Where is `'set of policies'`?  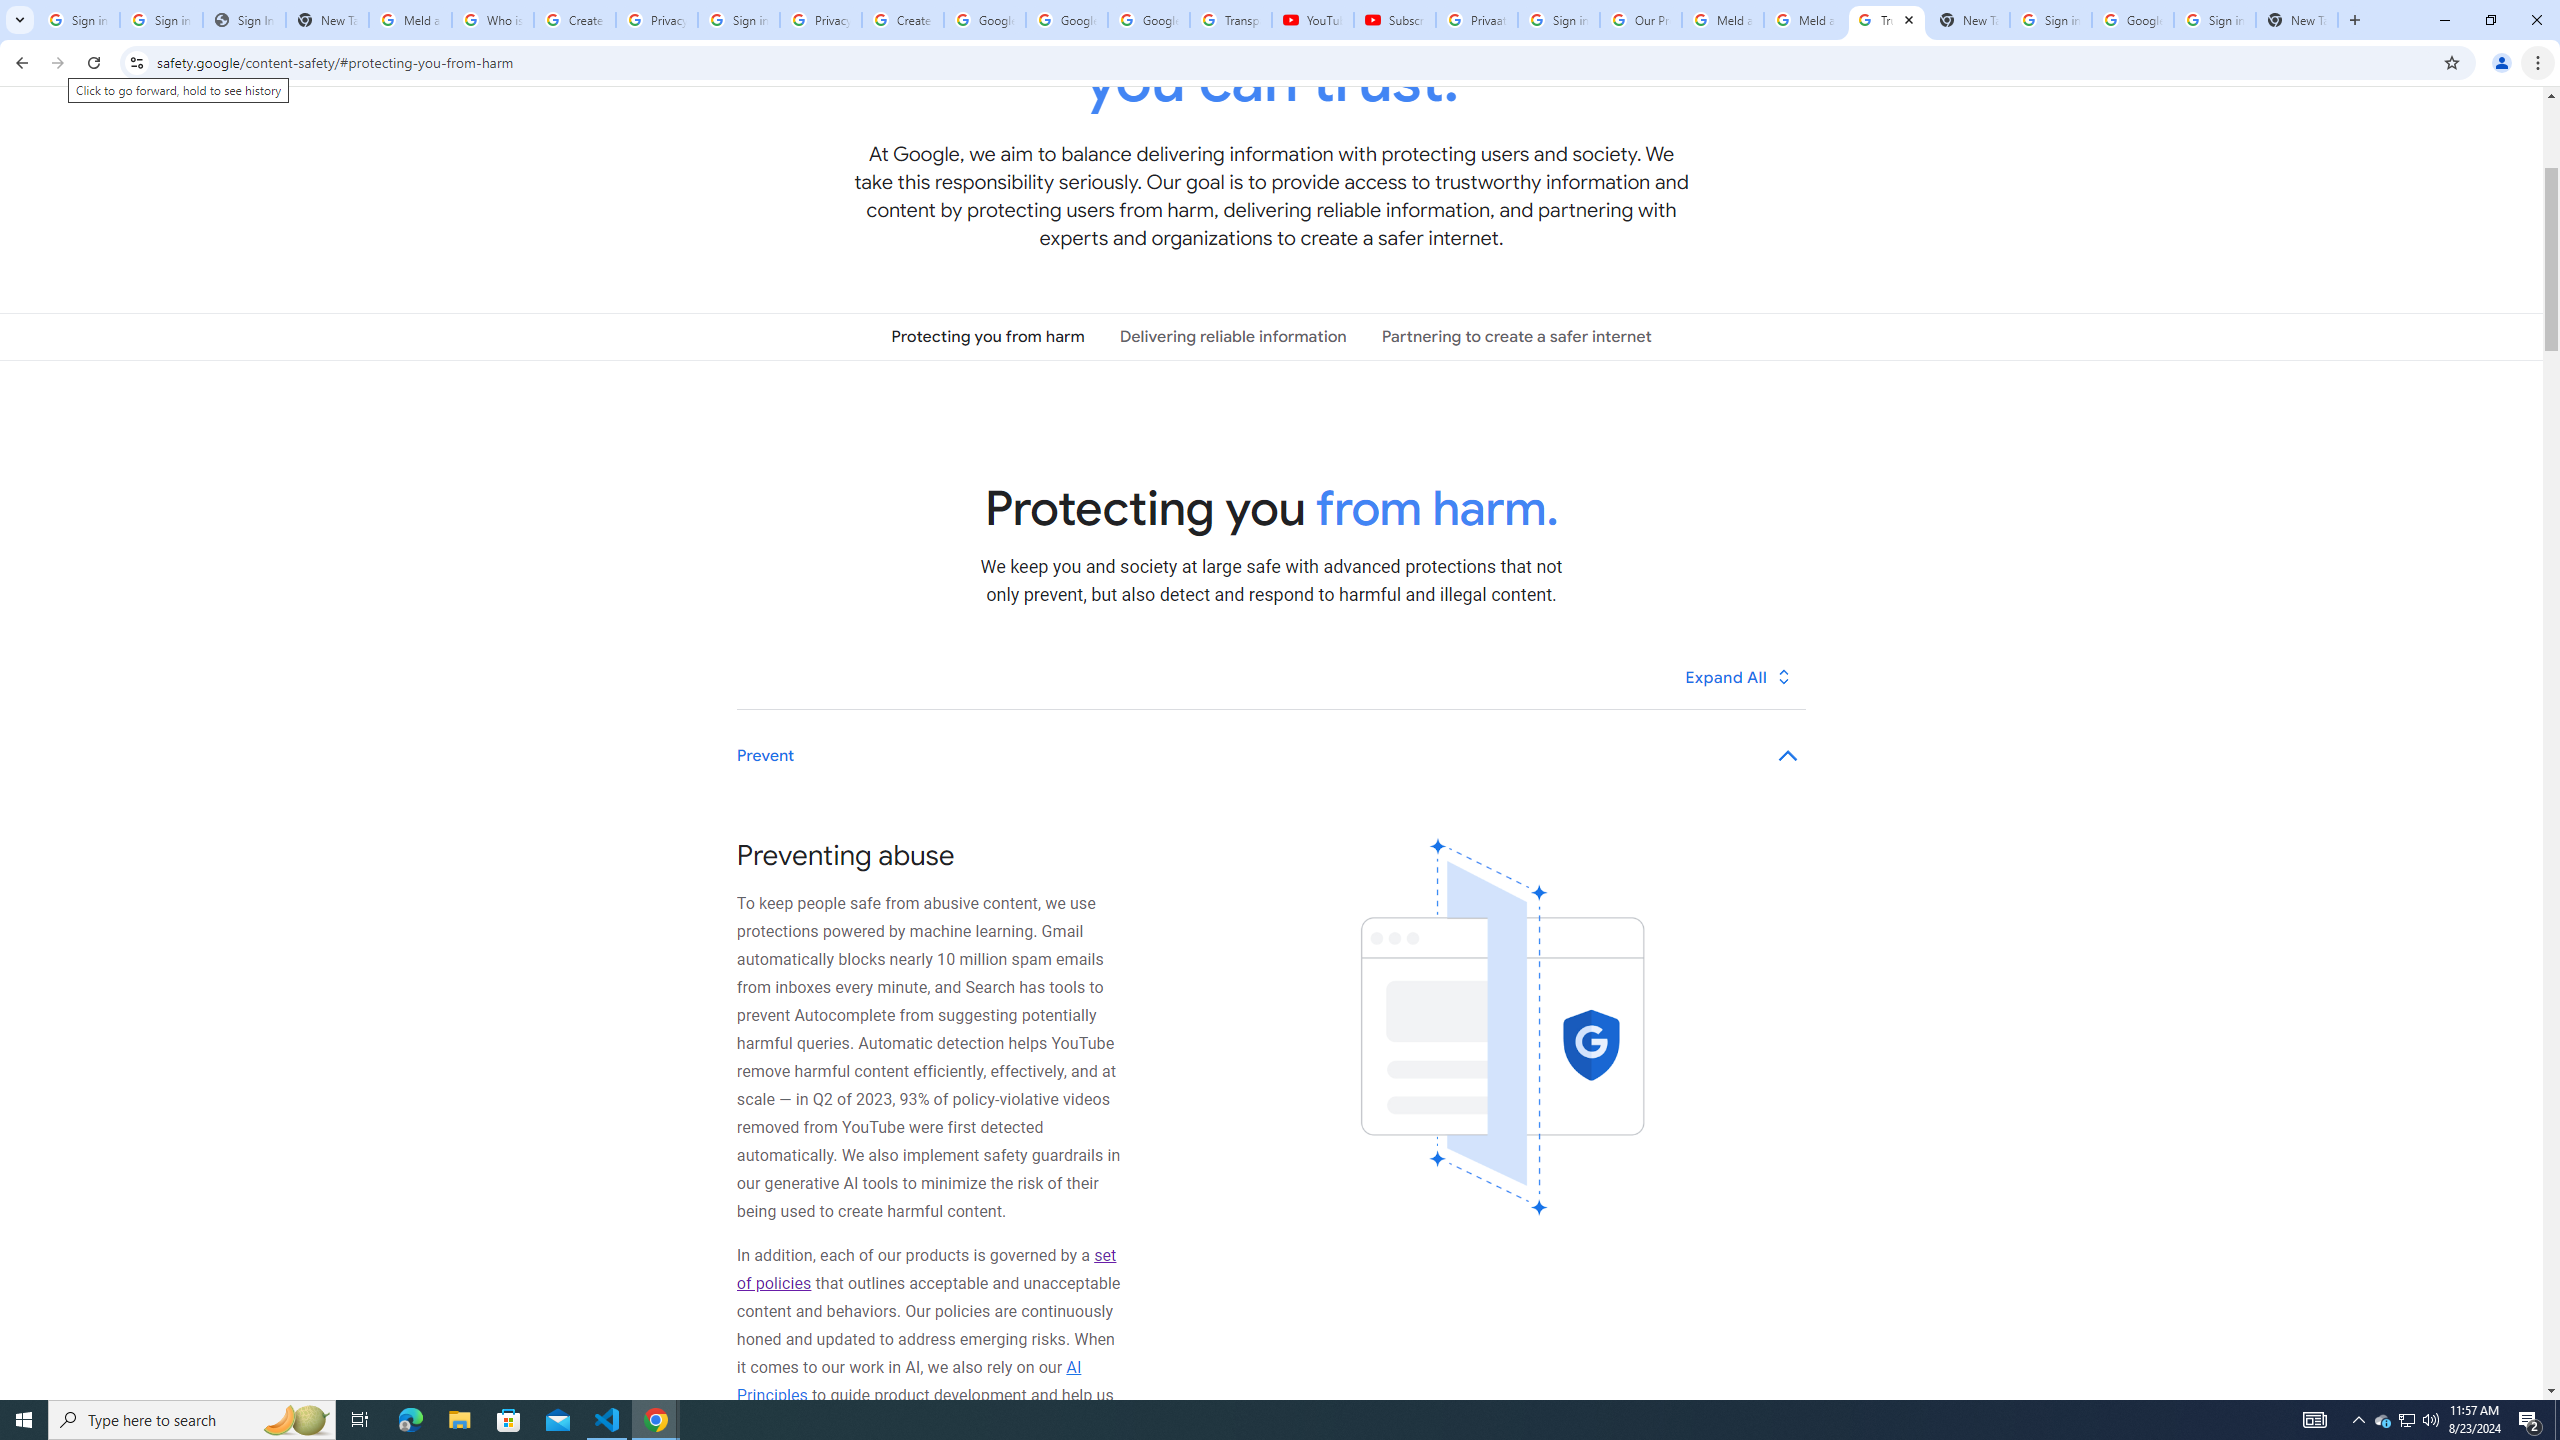 'set of policies' is located at coordinates (925, 1268).